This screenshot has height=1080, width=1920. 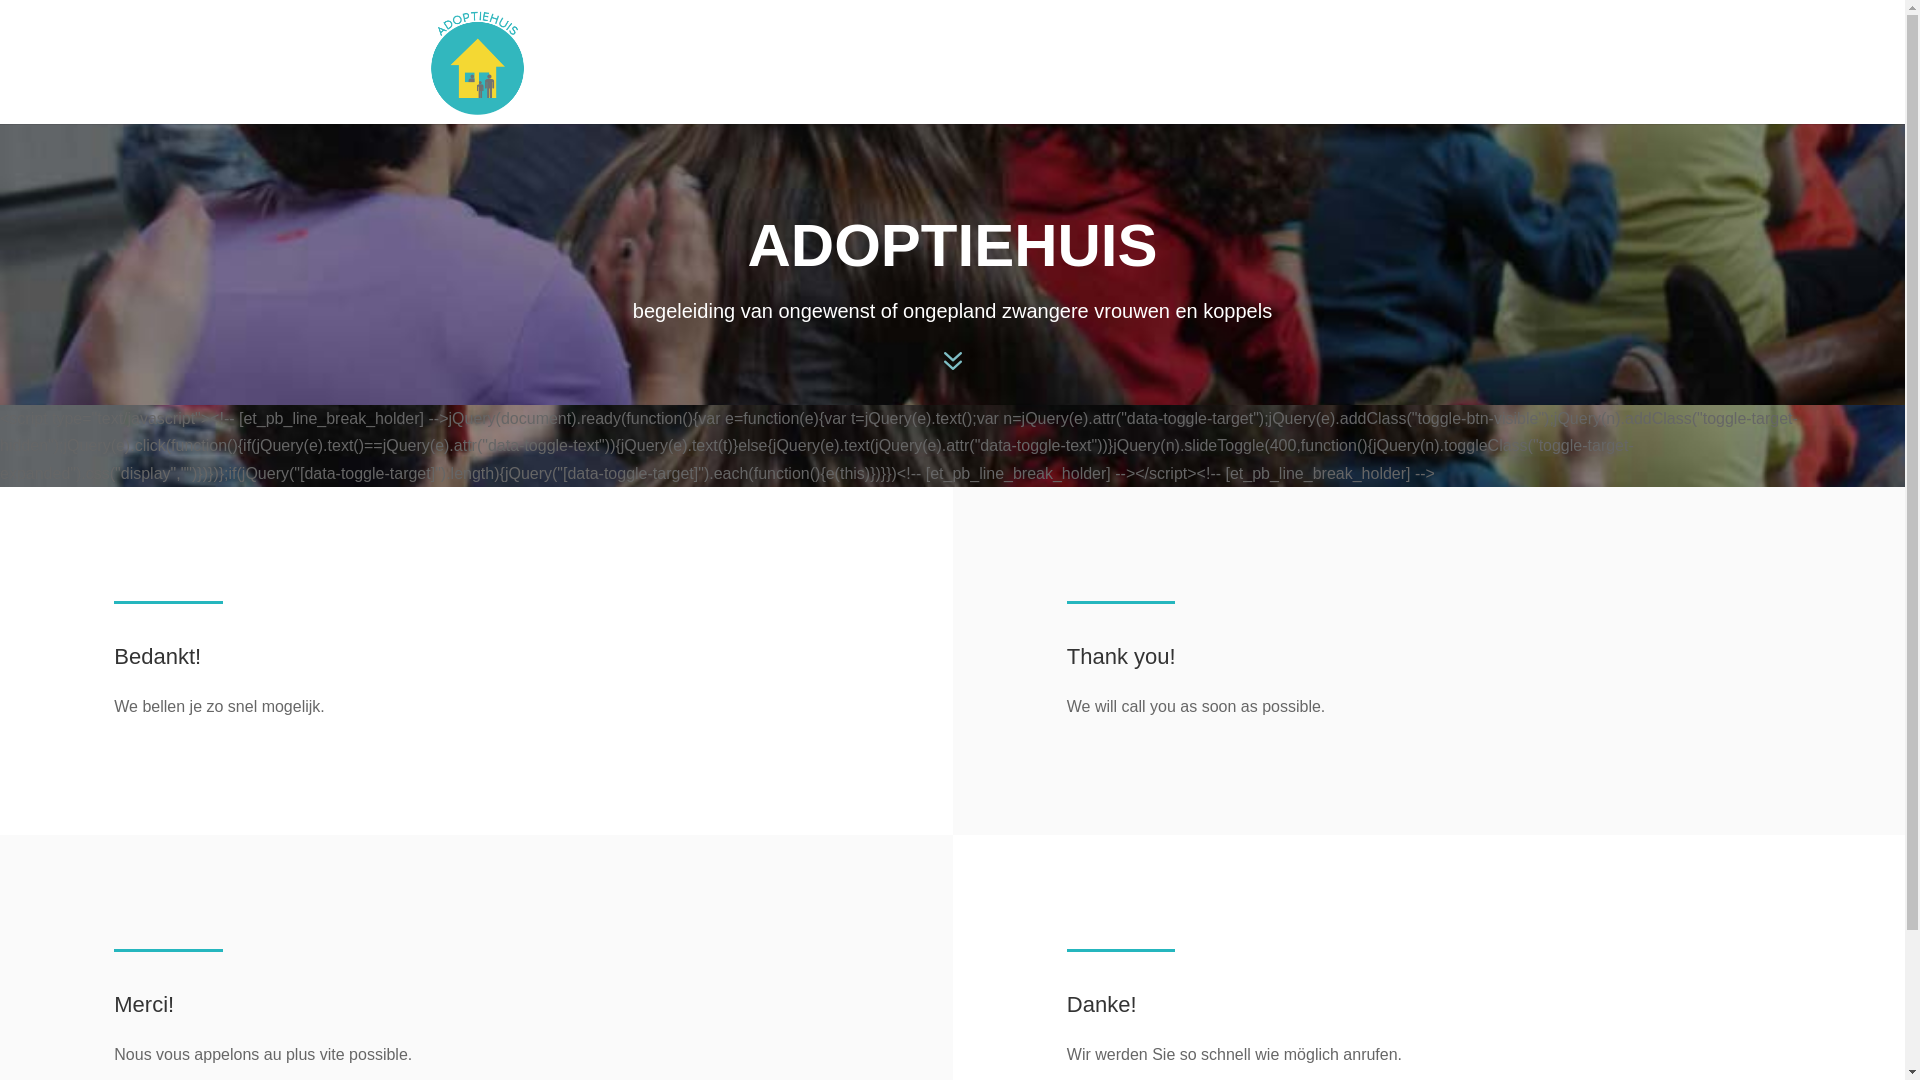 What do you see at coordinates (933, 362) in the screenshot?
I see `'7'` at bounding box center [933, 362].